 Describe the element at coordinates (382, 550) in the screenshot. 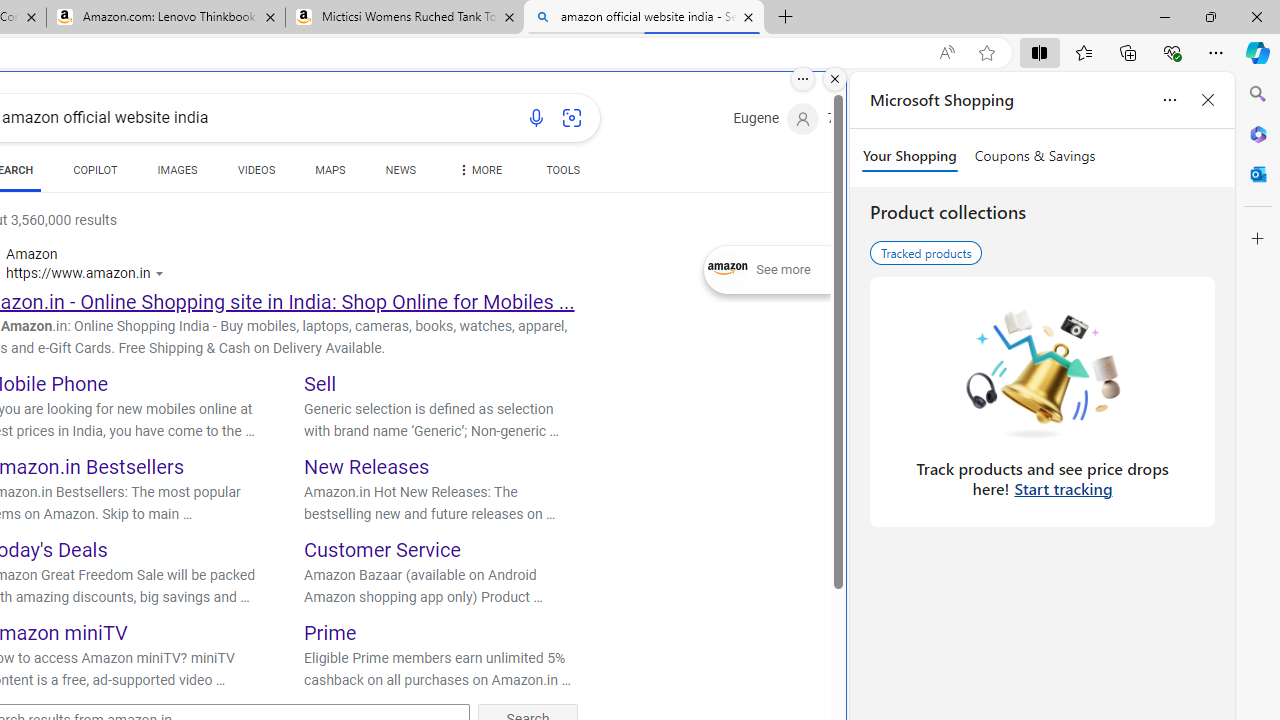

I see `'Customer Service'` at that location.